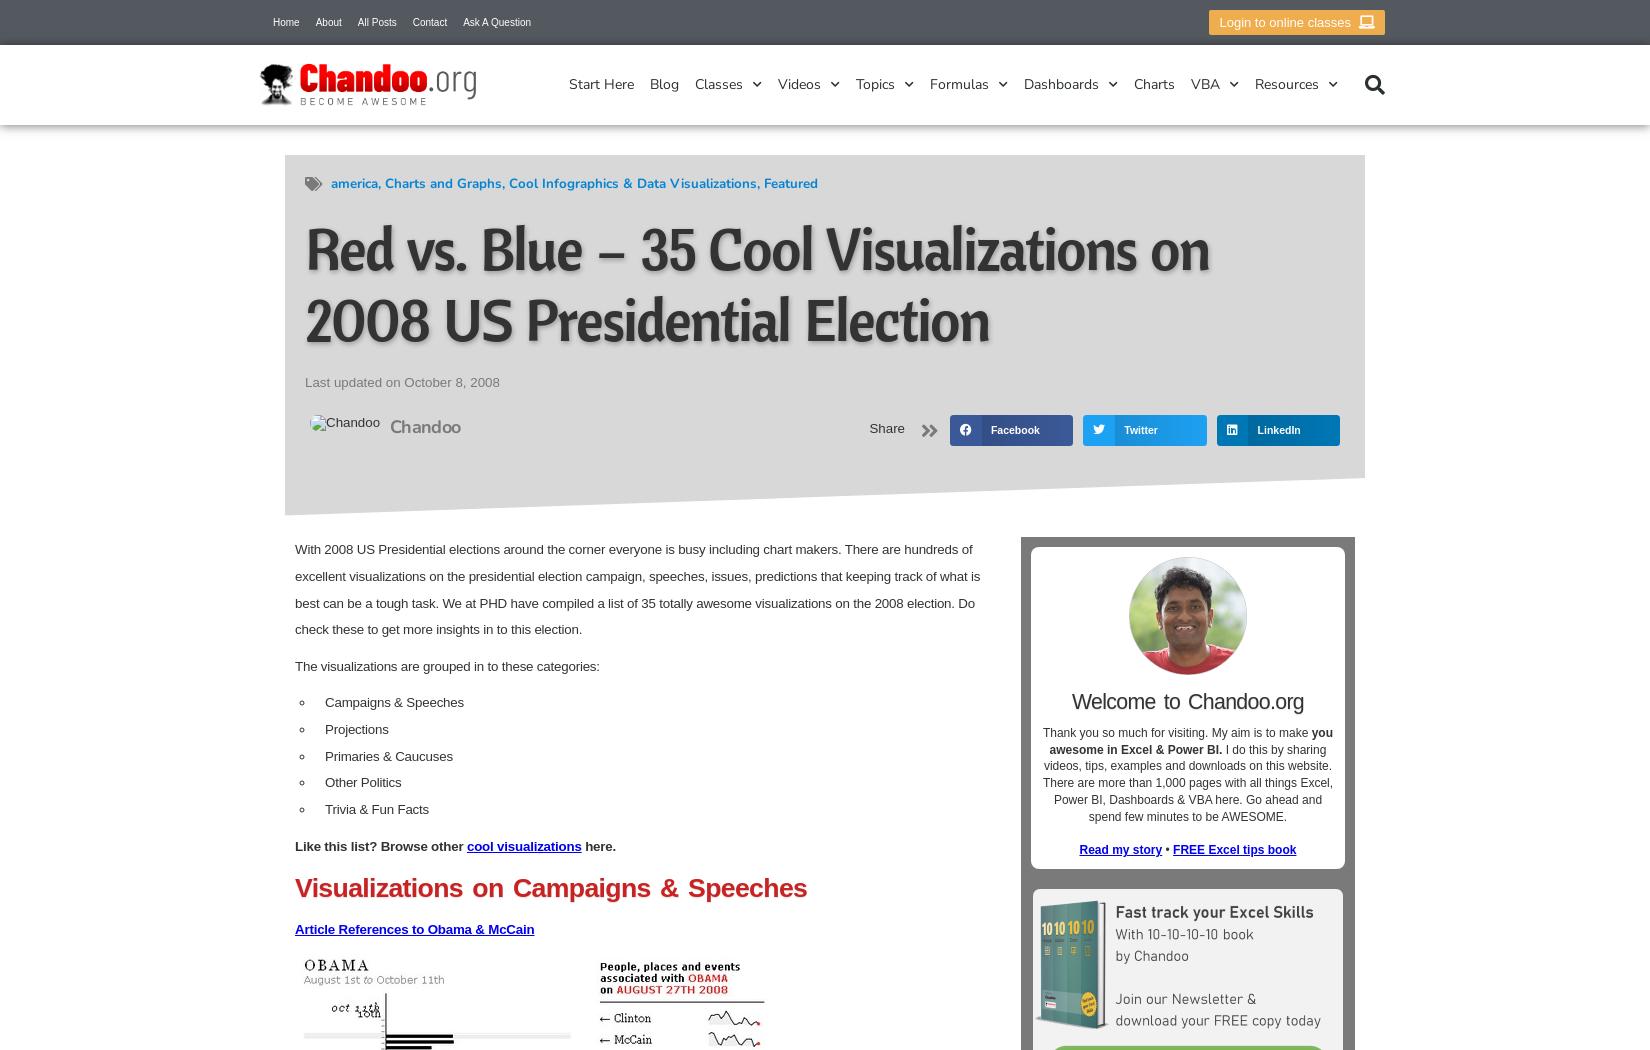 Image resolution: width=1650 pixels, height=1050 pixels. Describe the element at coordinates (401, 381) in the screenshot. I see `'Last updated on October 8, 2008'` at that location.